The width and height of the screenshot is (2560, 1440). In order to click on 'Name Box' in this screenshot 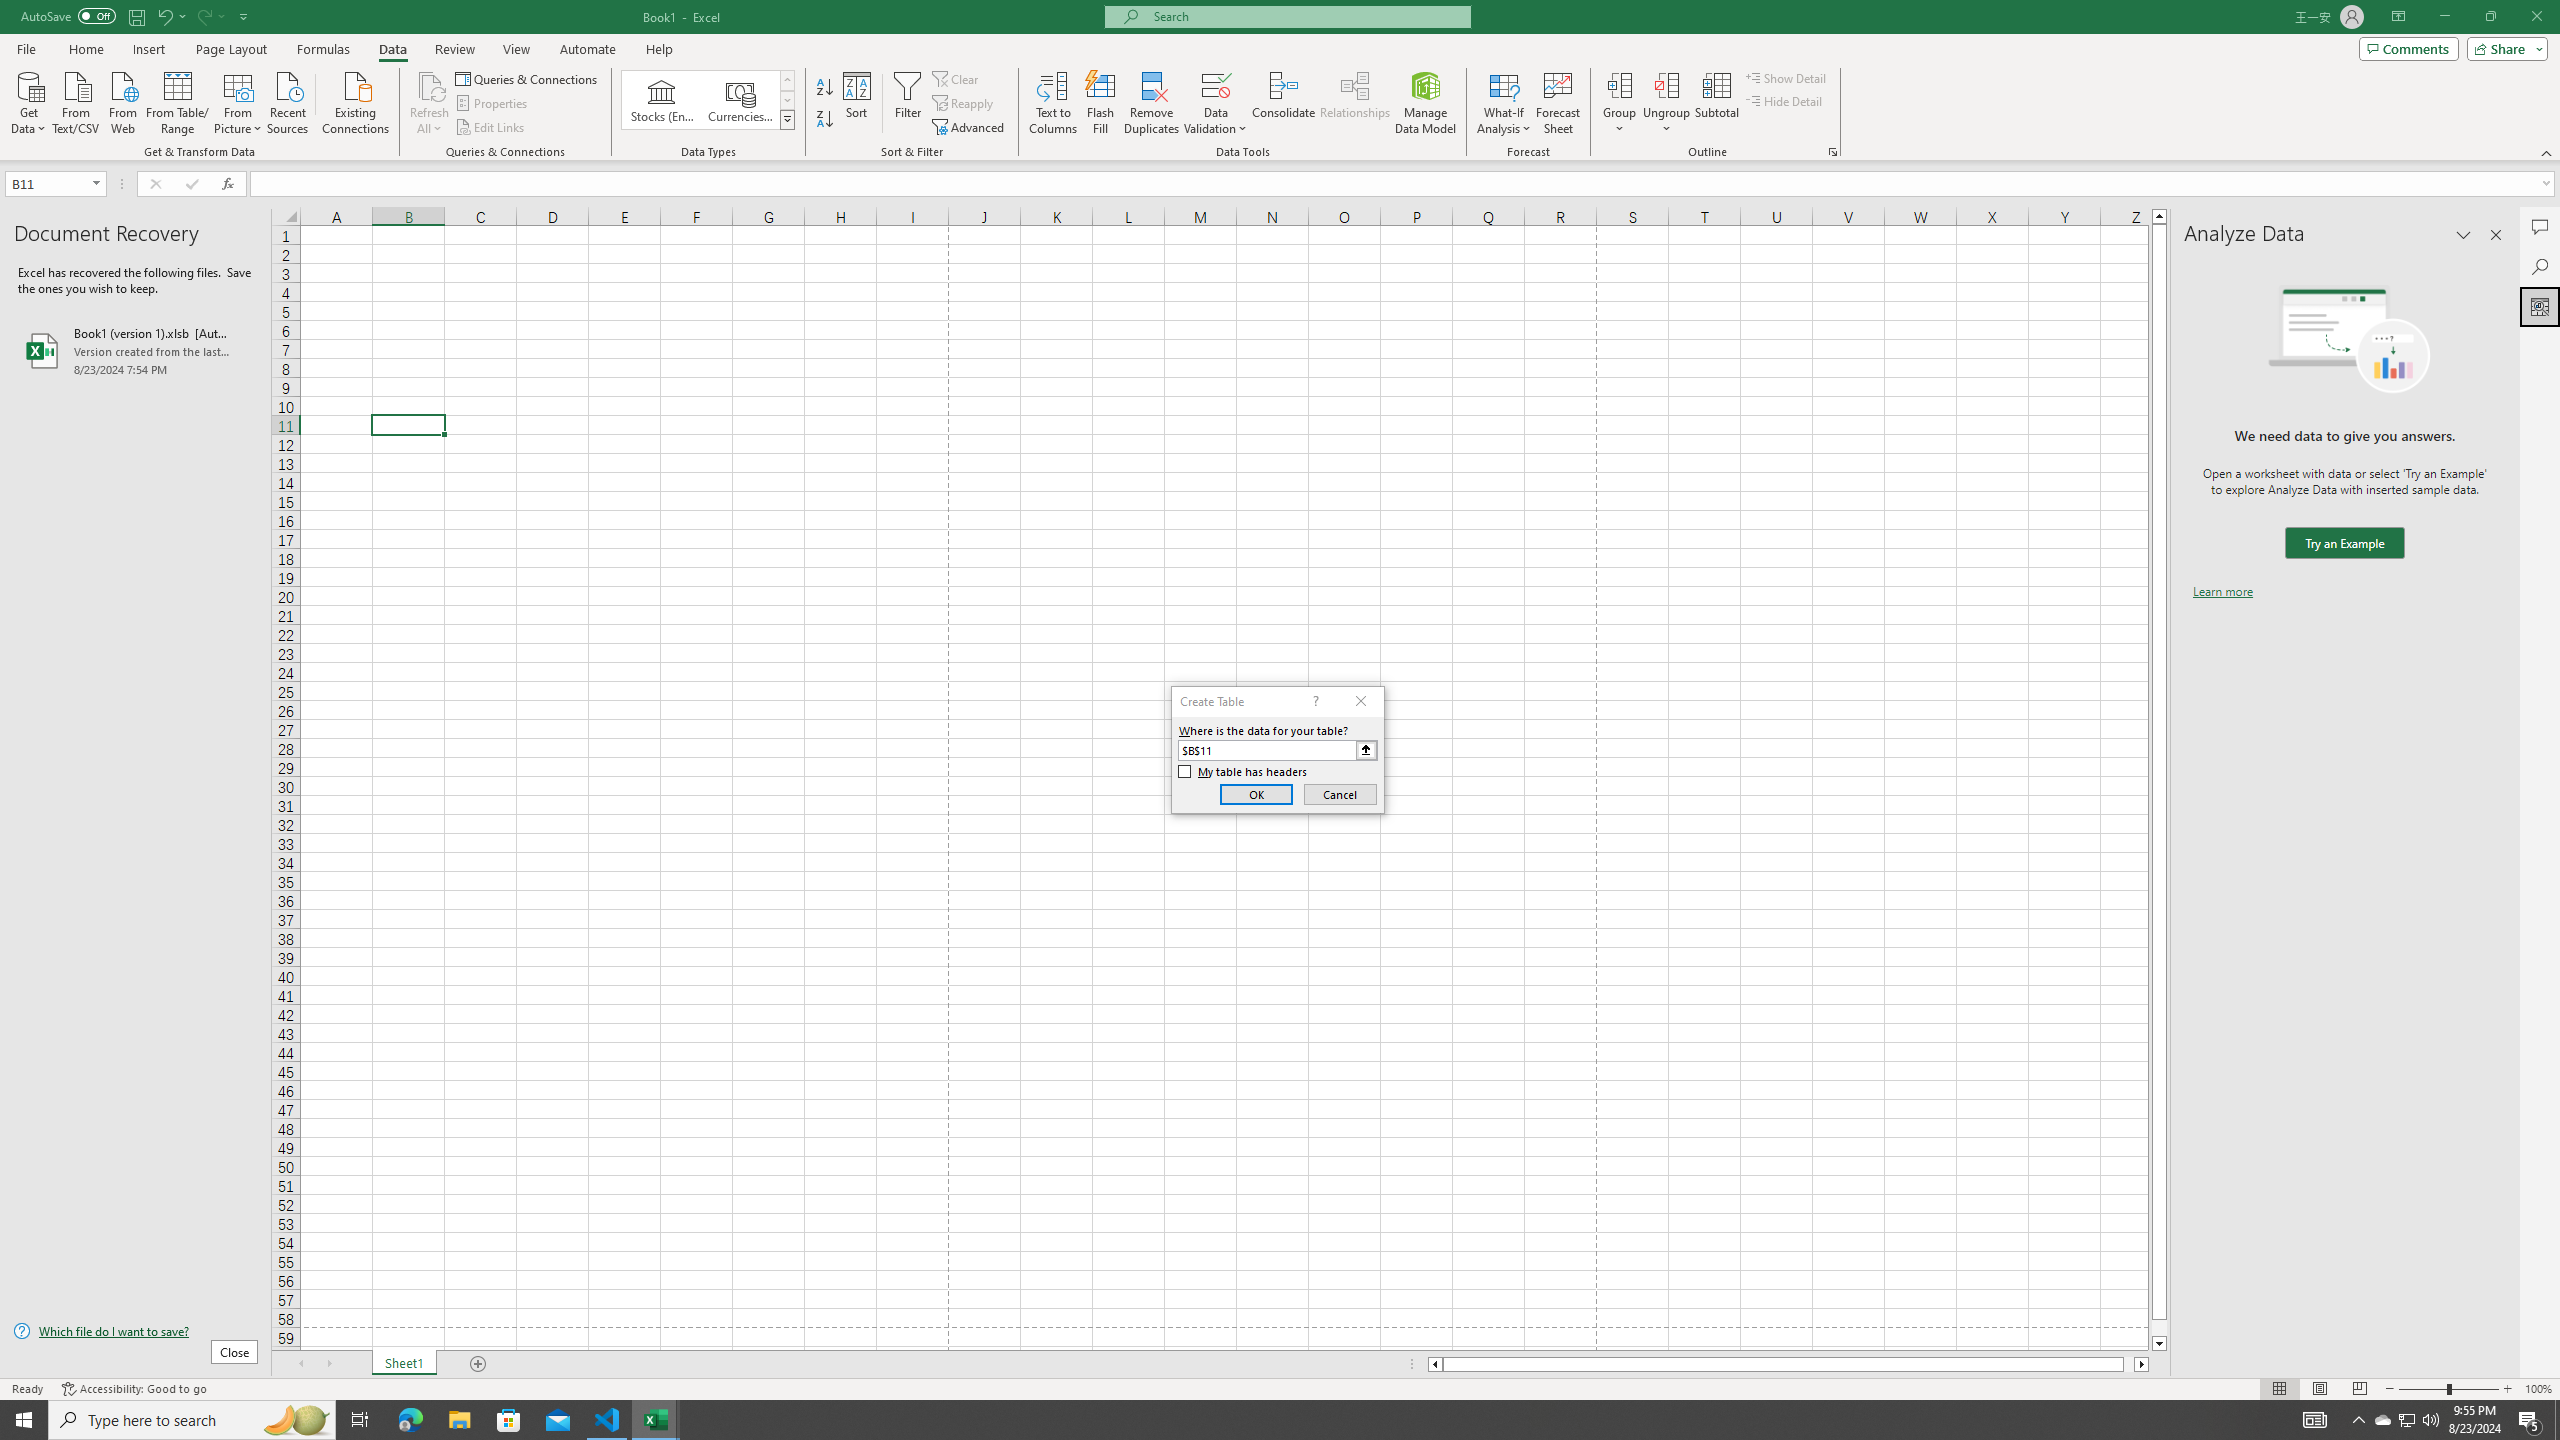, I will do `click(54, 183)`.